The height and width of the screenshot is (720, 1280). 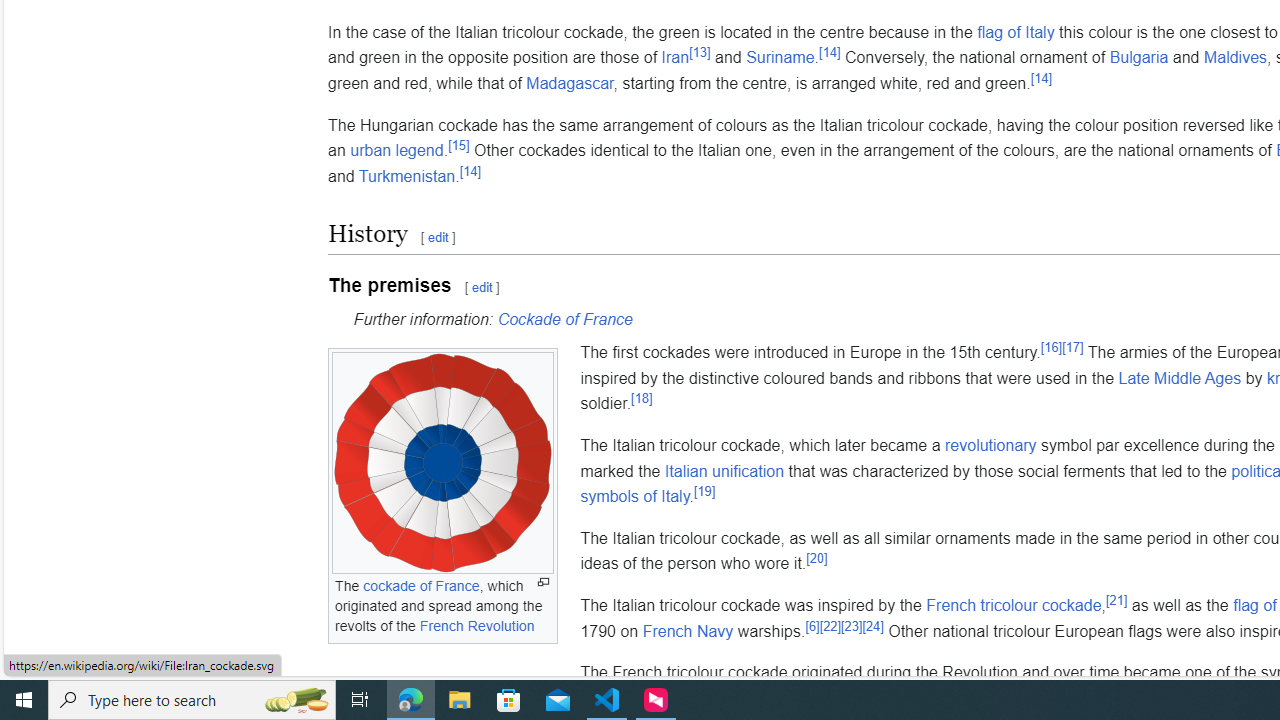 What do you see at coordinates (1015, 32) in the screenshot?
I see `'flag of Italy'` at bounding box center [1015, 32].